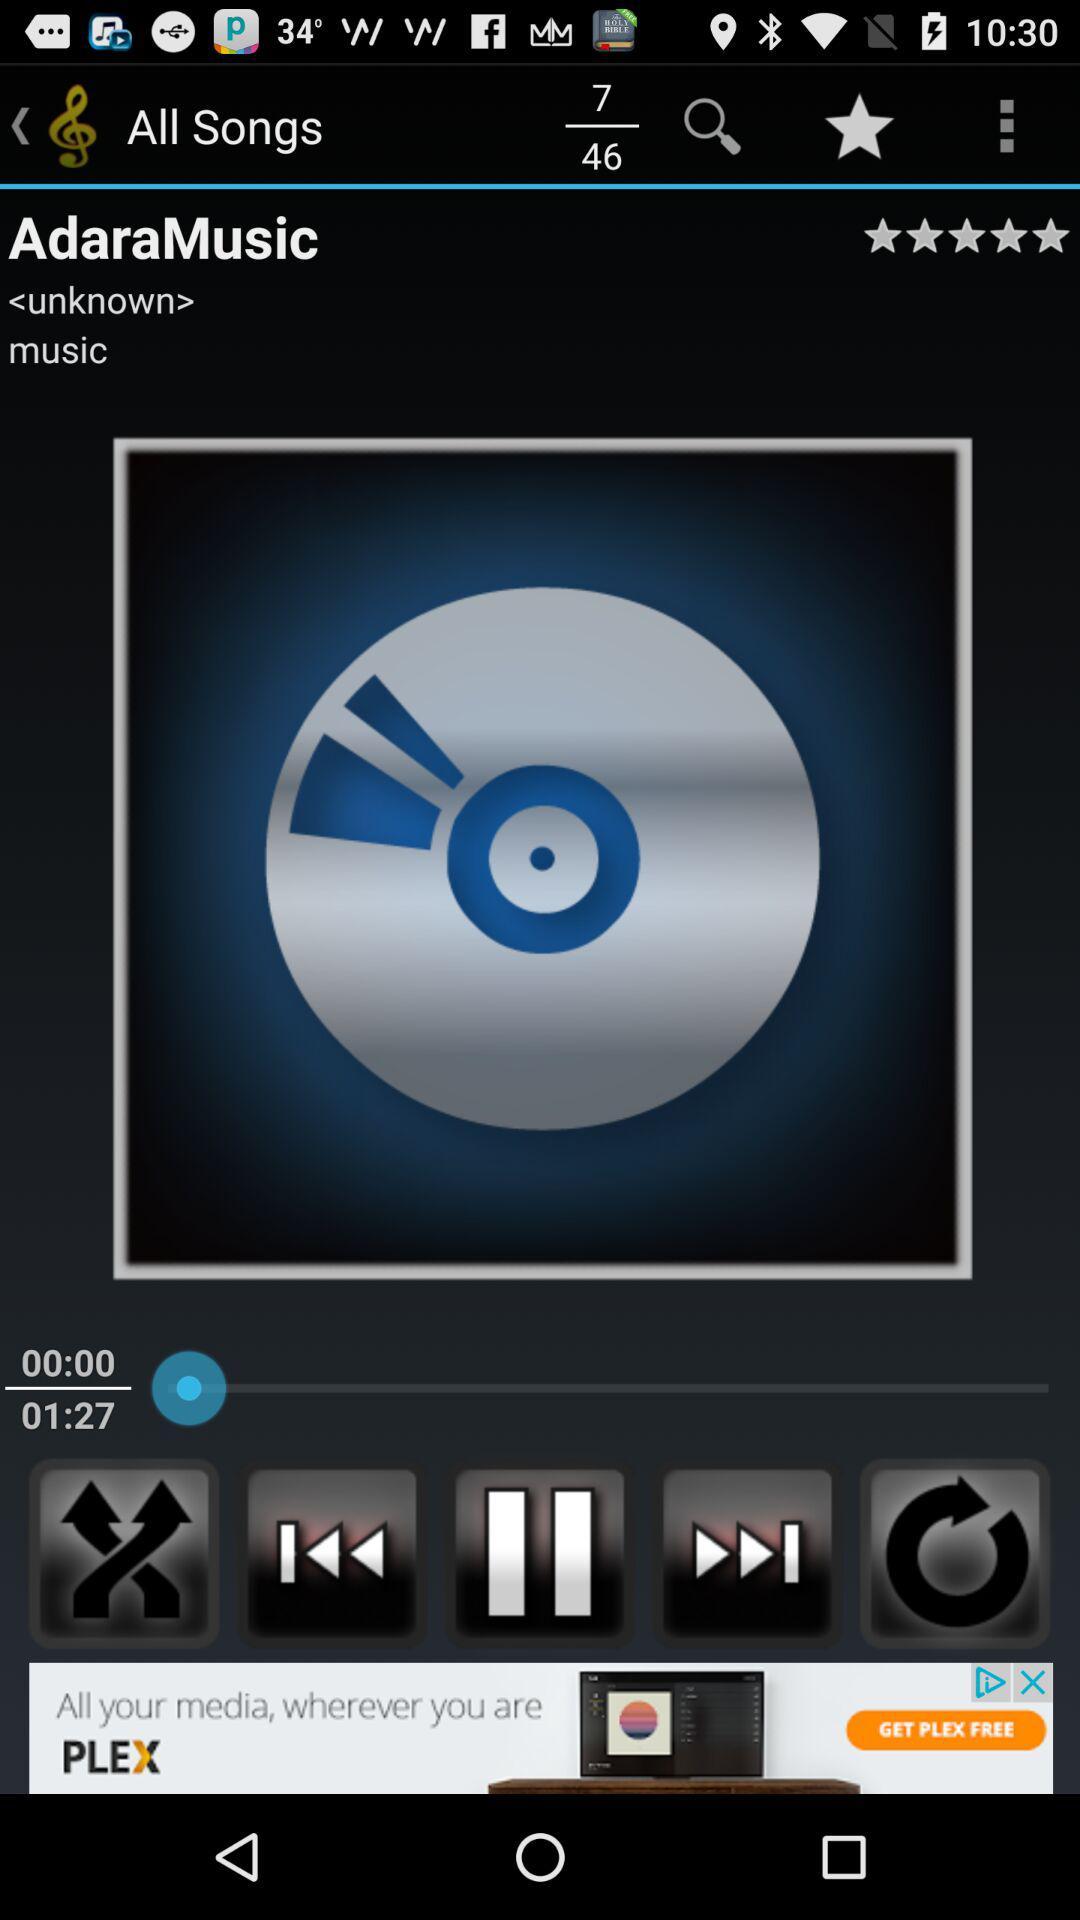  I want to click on pause song, so click(538, 1552).